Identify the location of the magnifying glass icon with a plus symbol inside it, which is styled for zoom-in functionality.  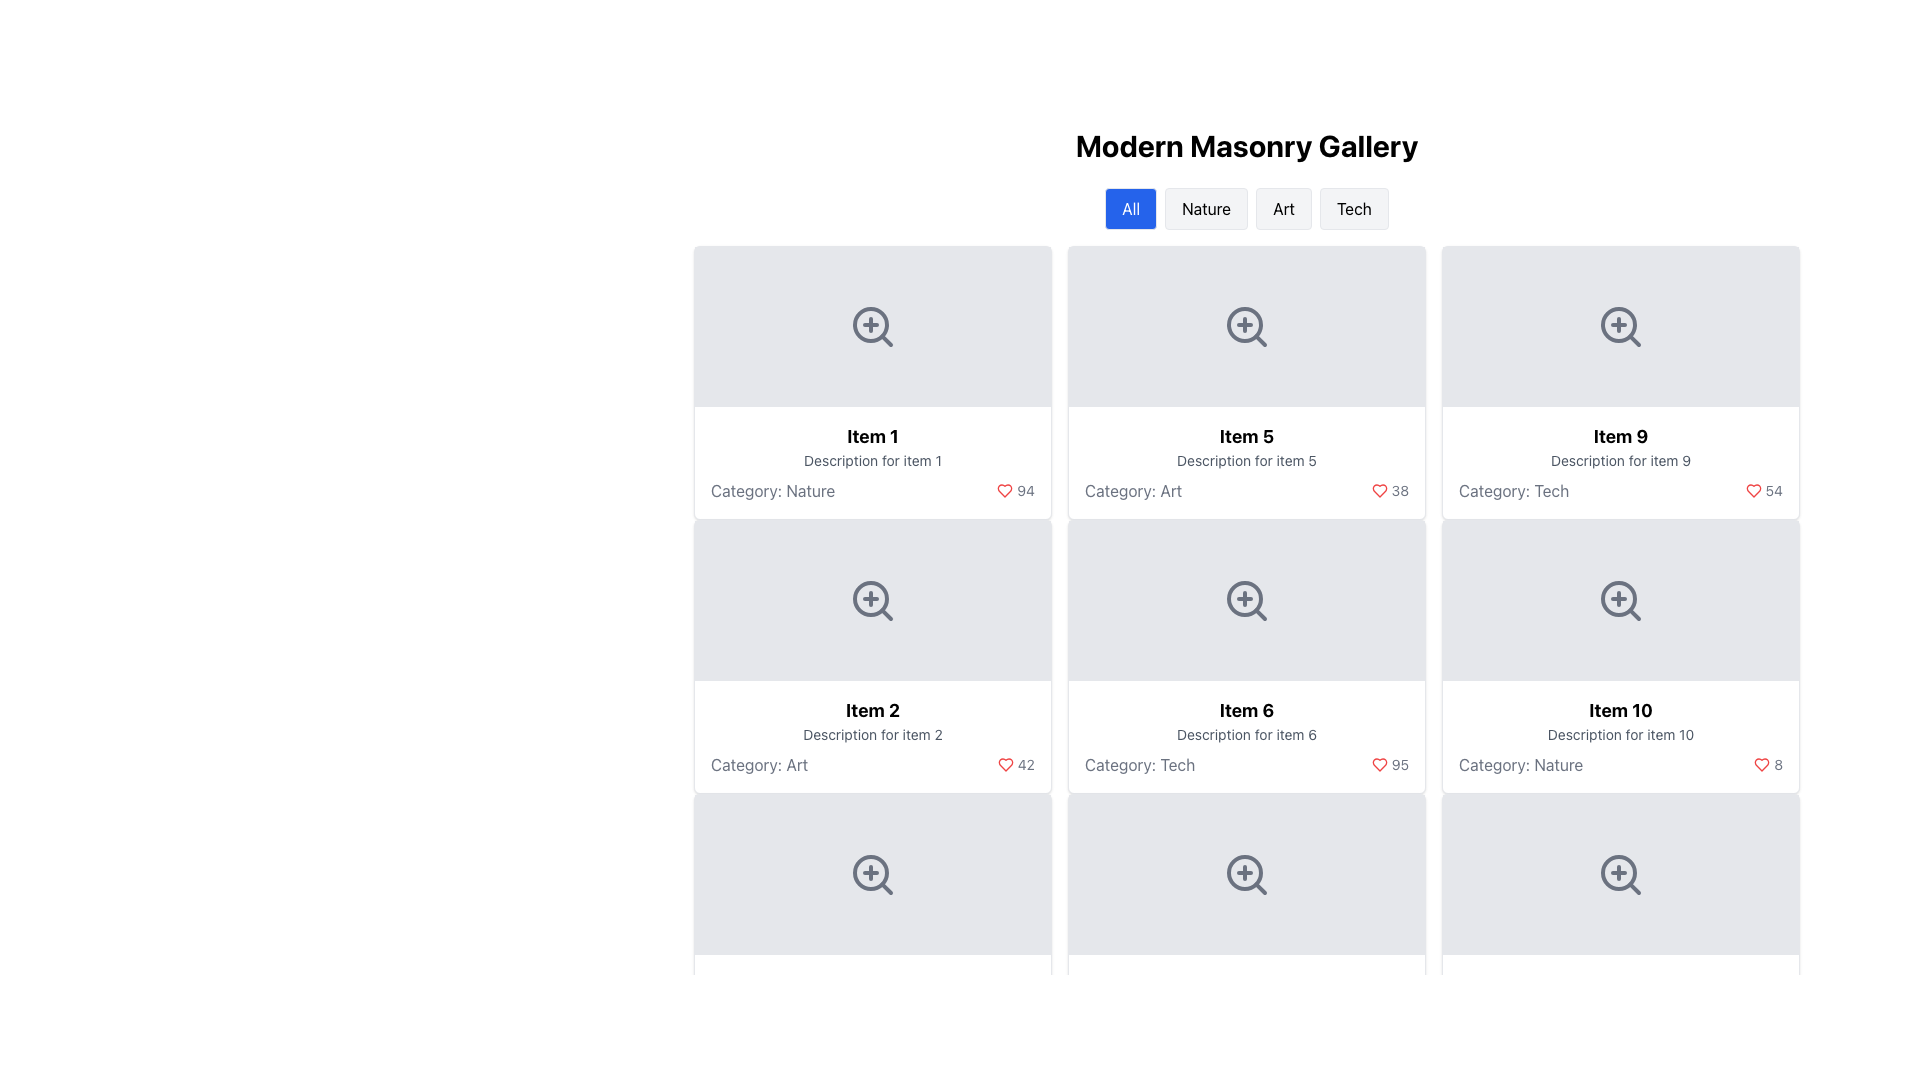
(1246, 600).